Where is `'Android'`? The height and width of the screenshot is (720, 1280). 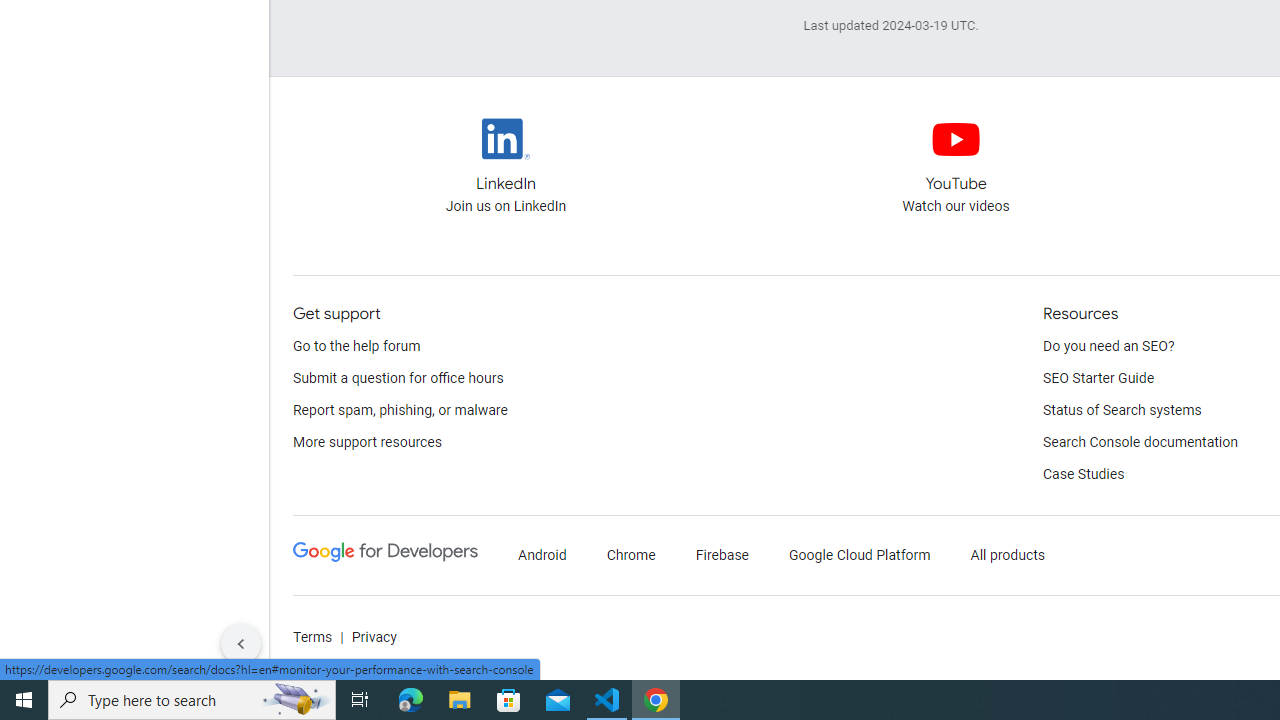 'Android' is located at coordinates (542, 555).